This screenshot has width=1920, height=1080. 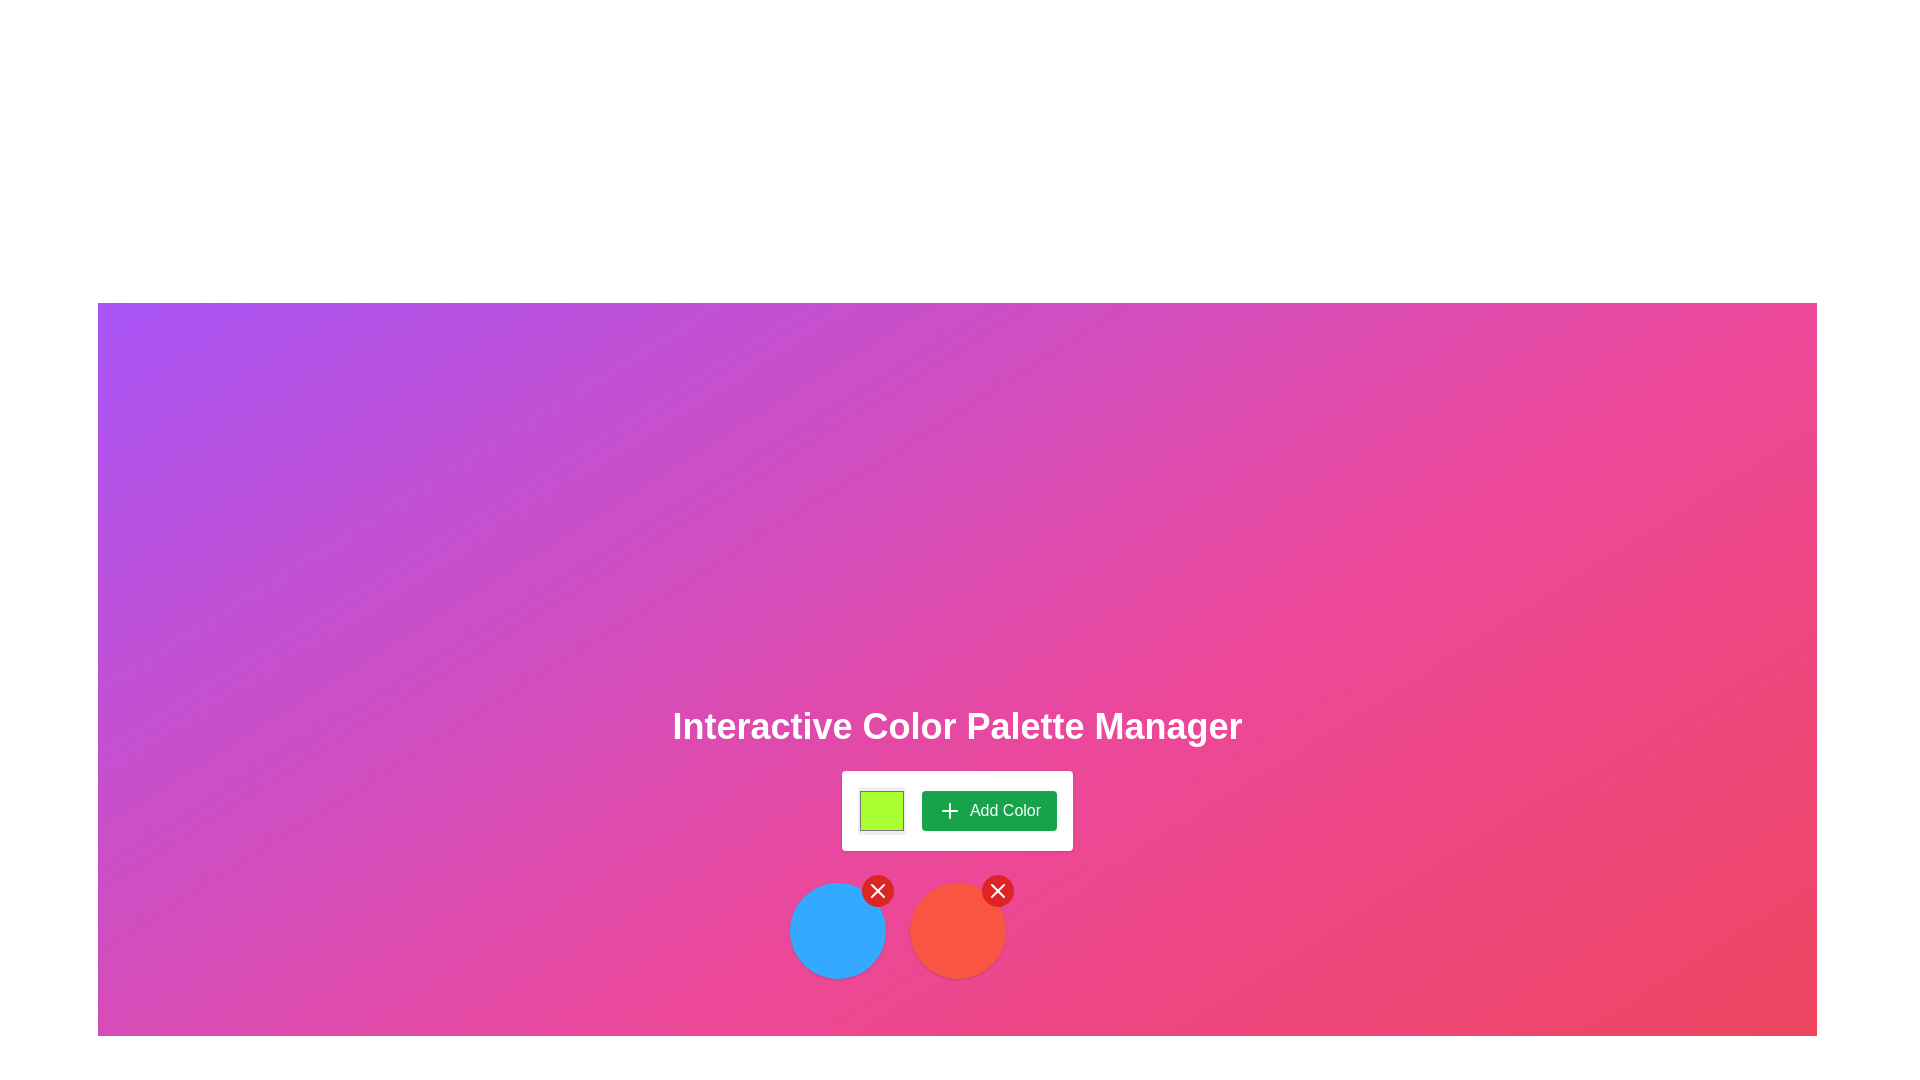 What do you see at coordinates (997, 890) in the screenshot?
I see `the close or delete vector graphic embedded in the right half of the circular icon located above the blue circular object and beside the red circular icon` at bounding box center [997, 890].